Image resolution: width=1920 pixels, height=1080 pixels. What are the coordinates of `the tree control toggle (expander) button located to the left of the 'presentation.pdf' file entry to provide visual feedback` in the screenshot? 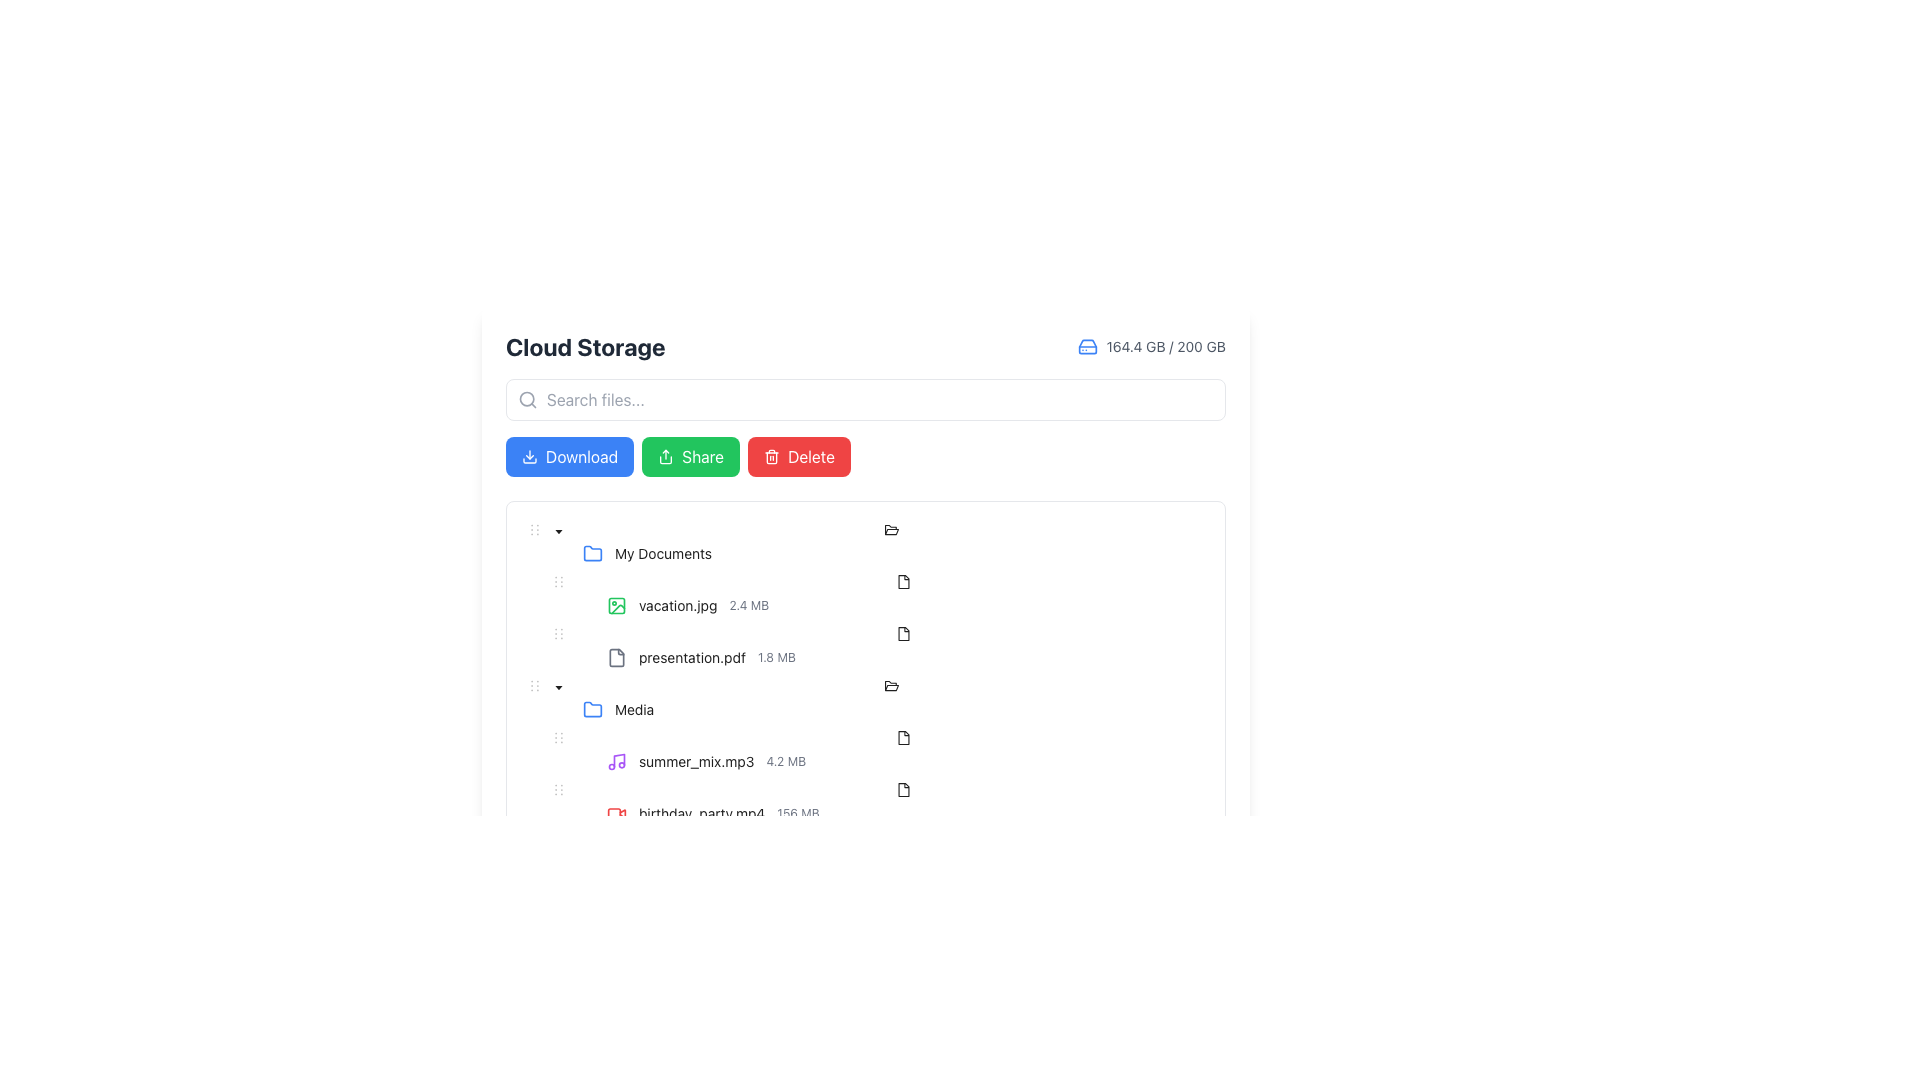 It's located at (581, 645).